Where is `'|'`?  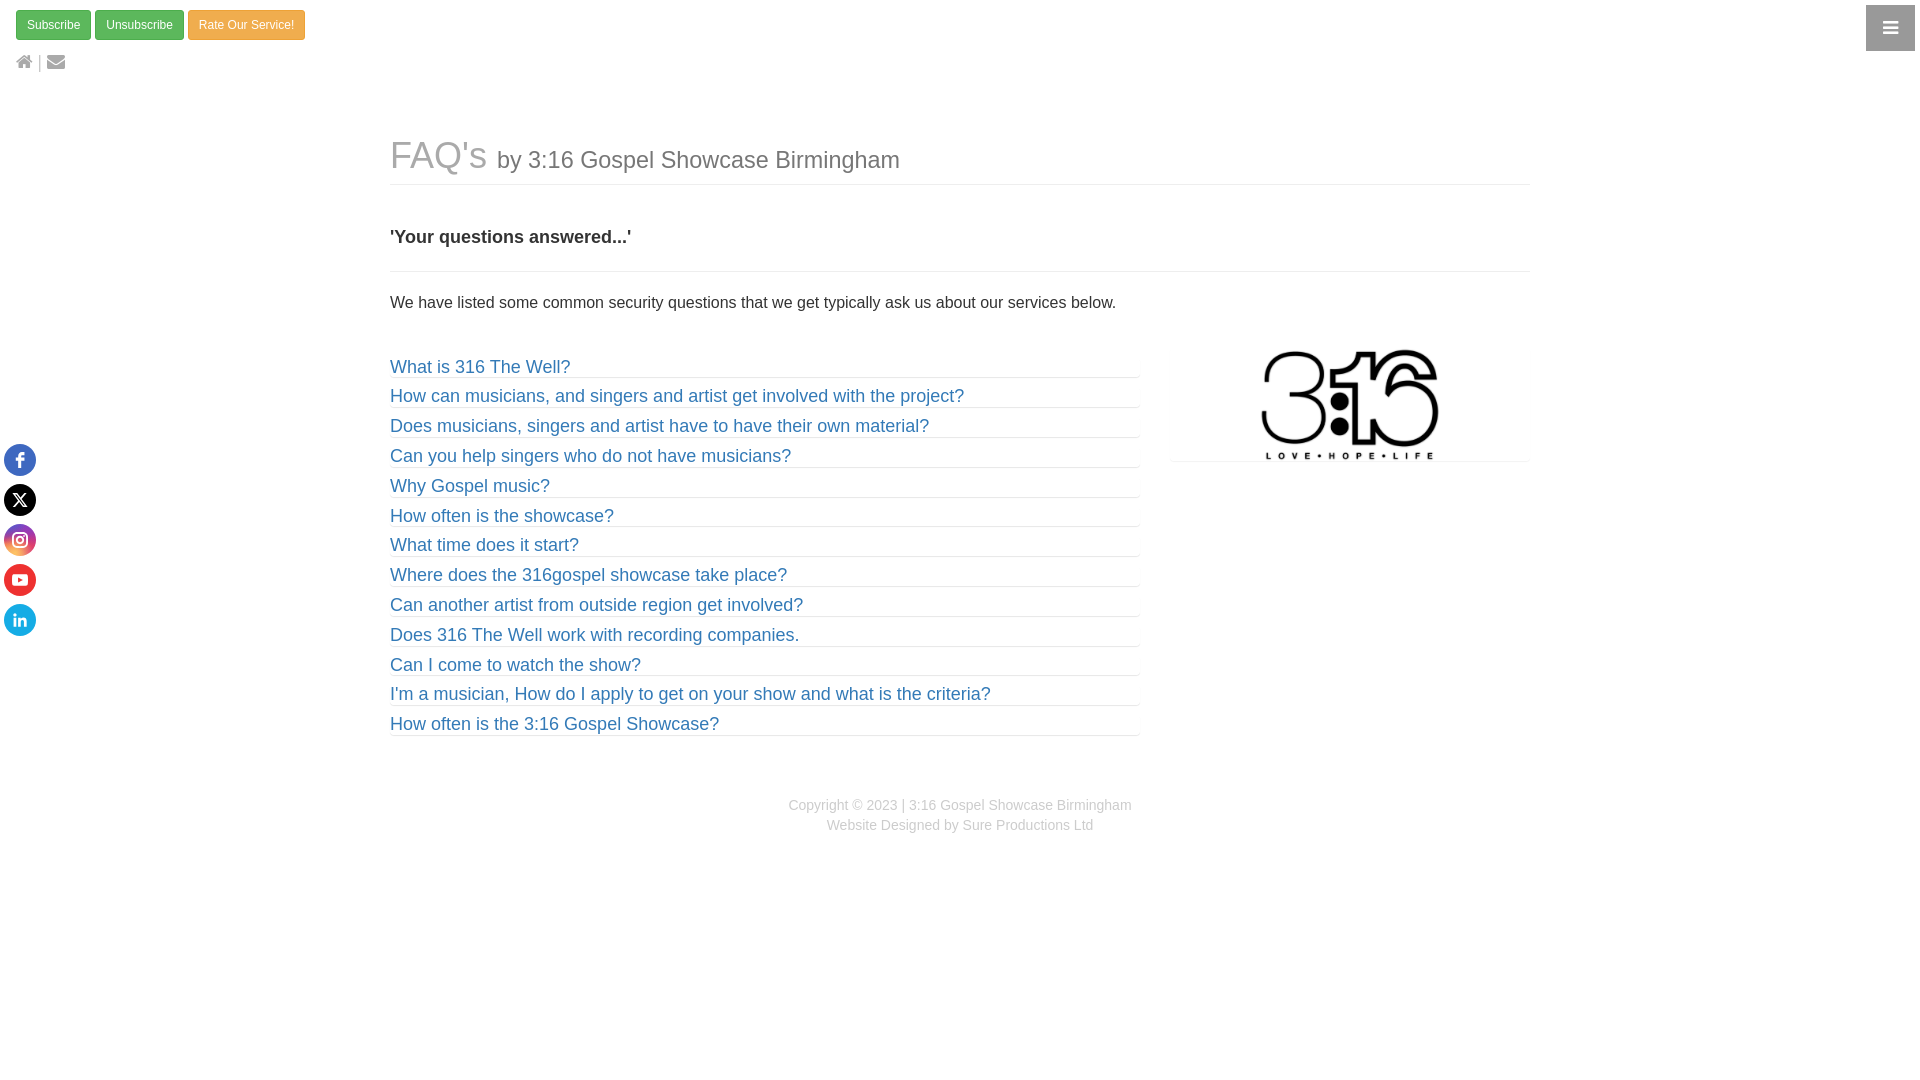
'|' is located at coordinates (28, 60).